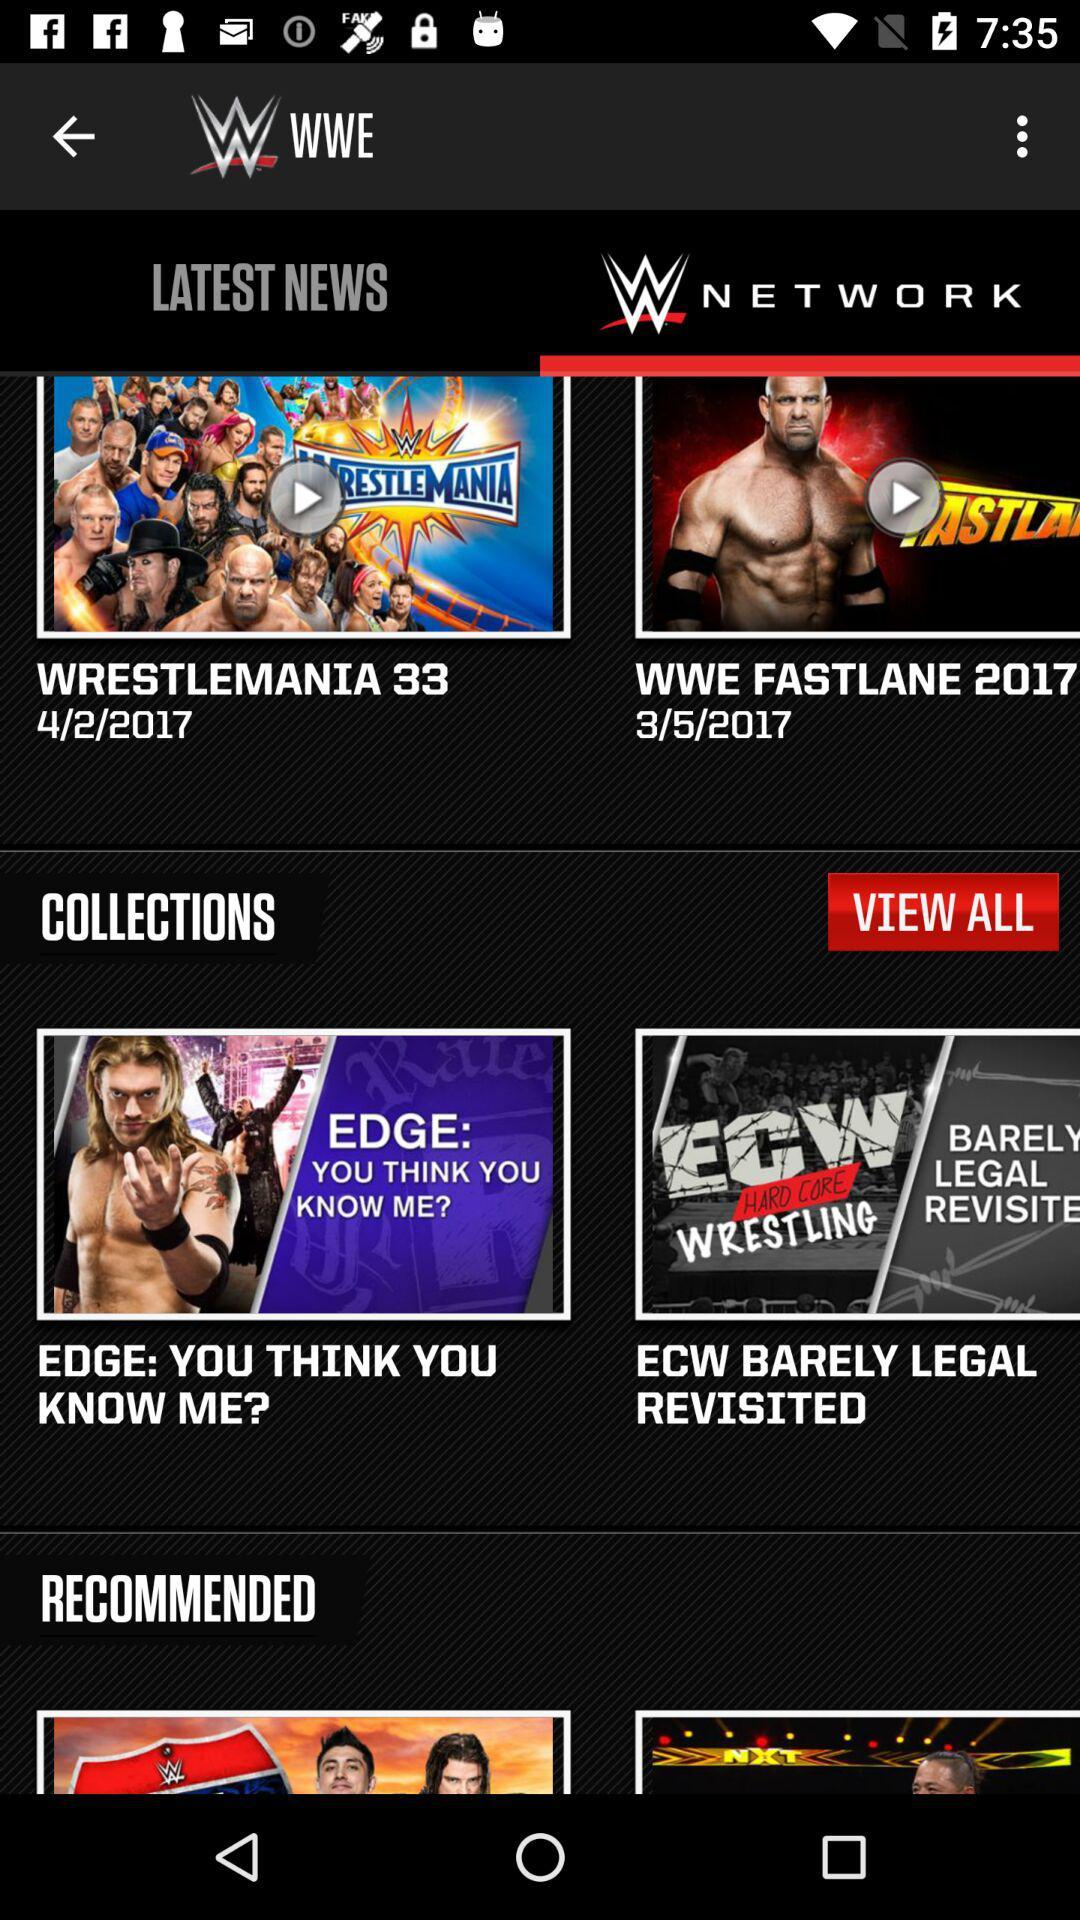 This screenshot has width=1080, height=1920. What do you see at coordinates (943, 911) in the screenshot?
I see `view all item` at bounding box center [943, 911].